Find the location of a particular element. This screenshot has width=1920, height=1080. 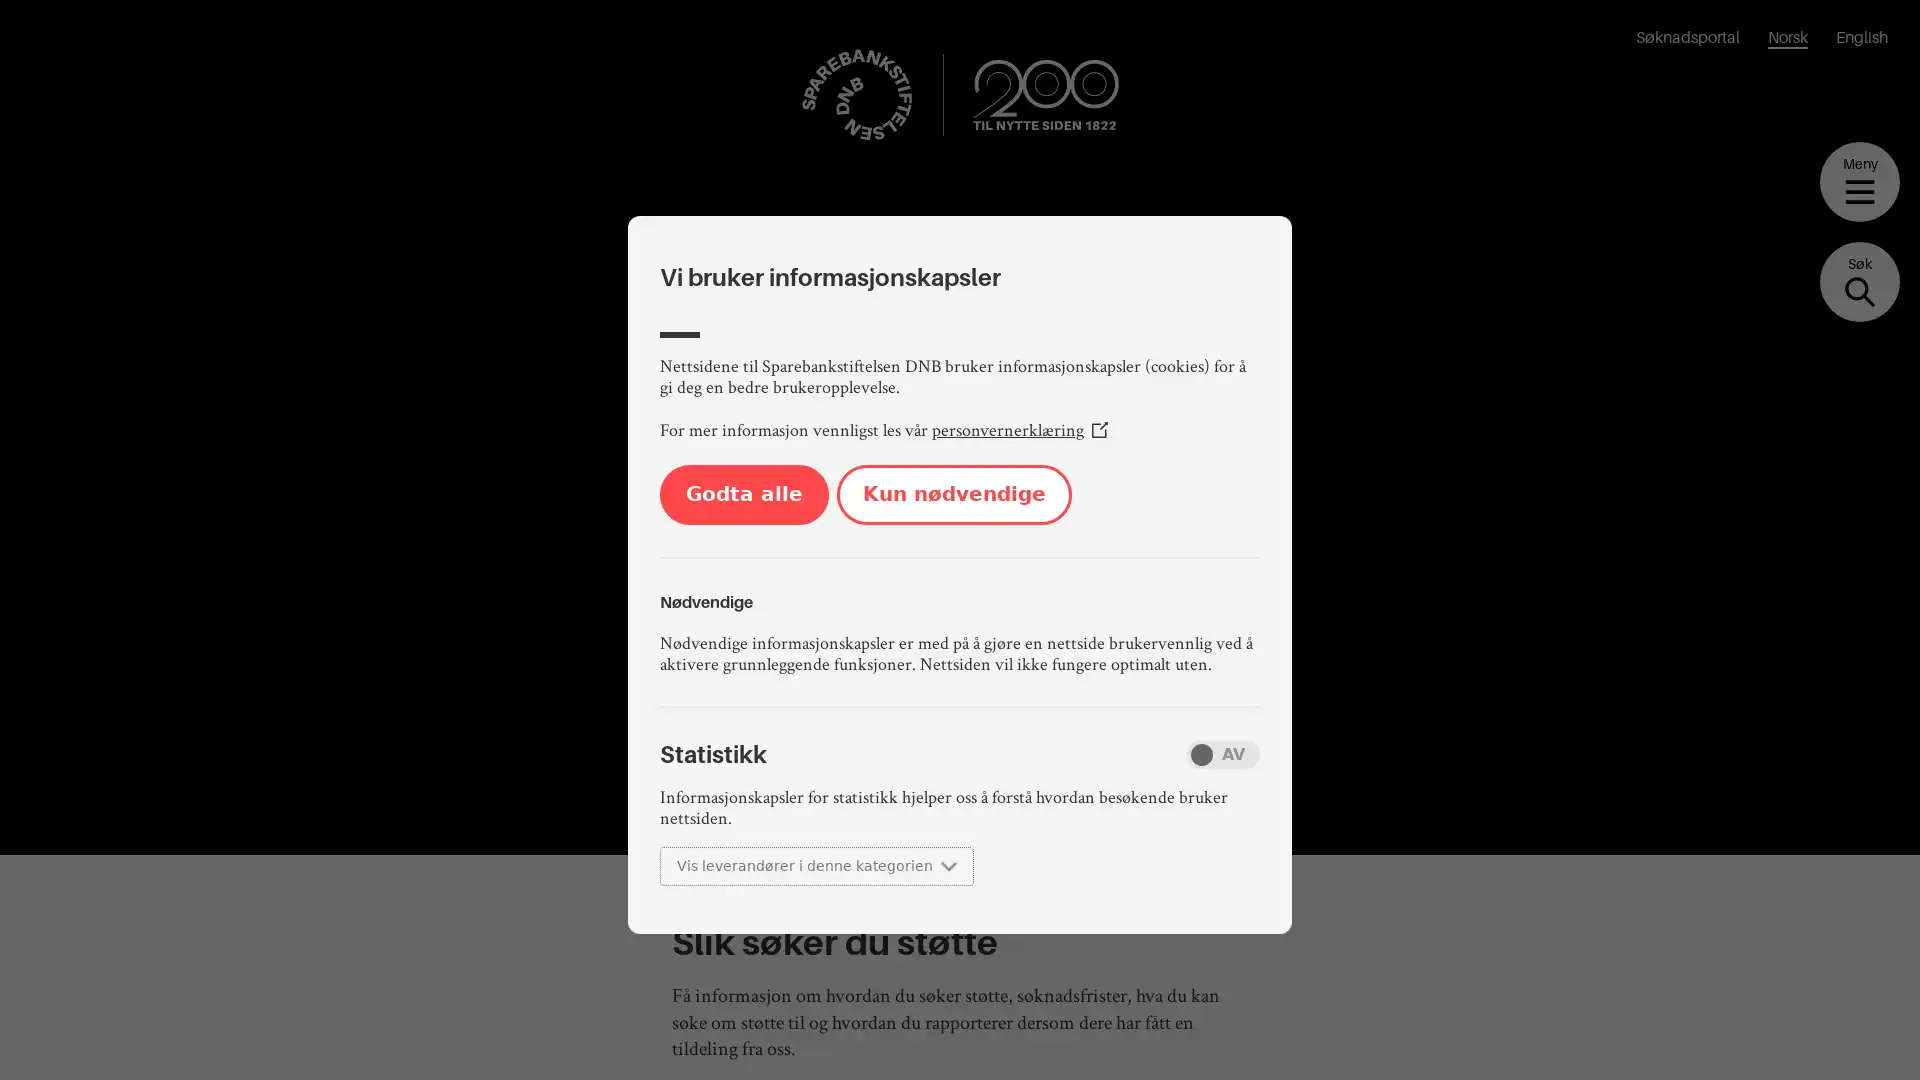

Meny Meny is located at coordinates (1859, 181).